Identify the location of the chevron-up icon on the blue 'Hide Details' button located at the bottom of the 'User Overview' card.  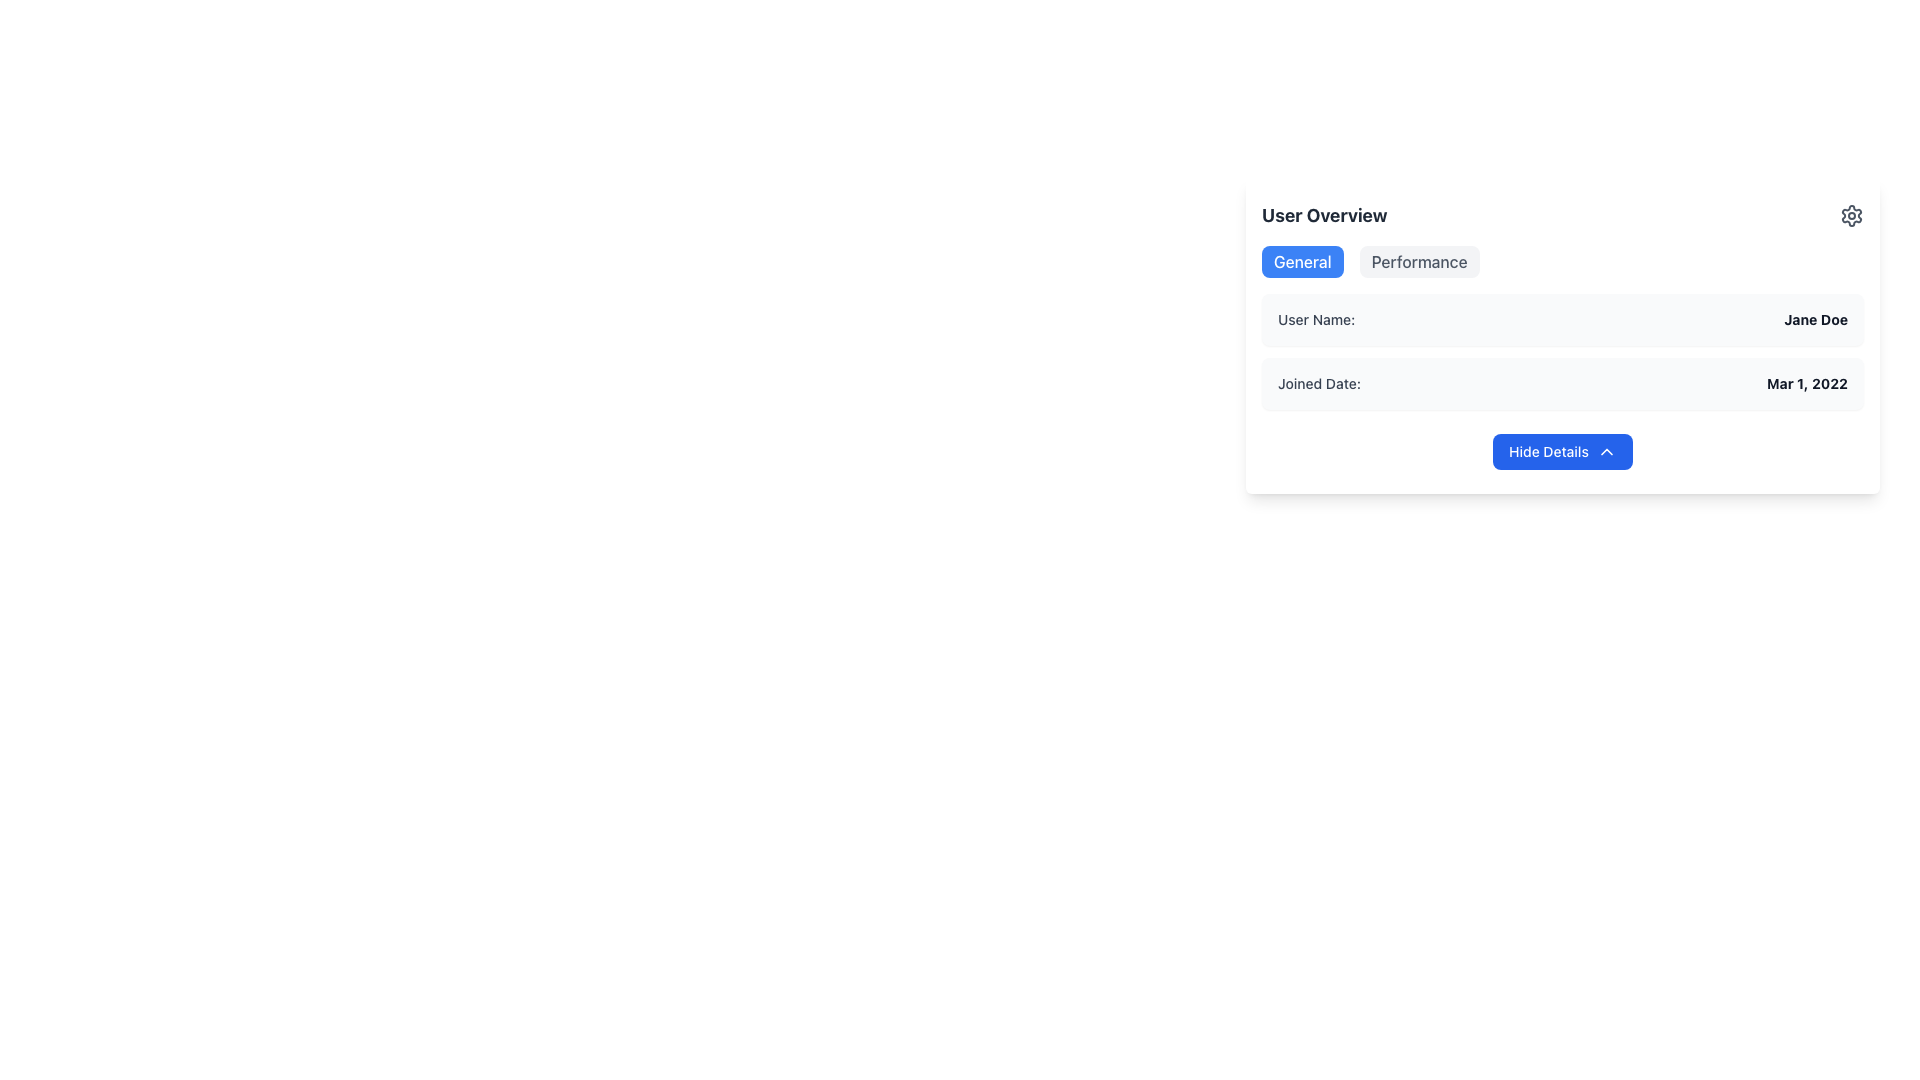
(1606, 451).